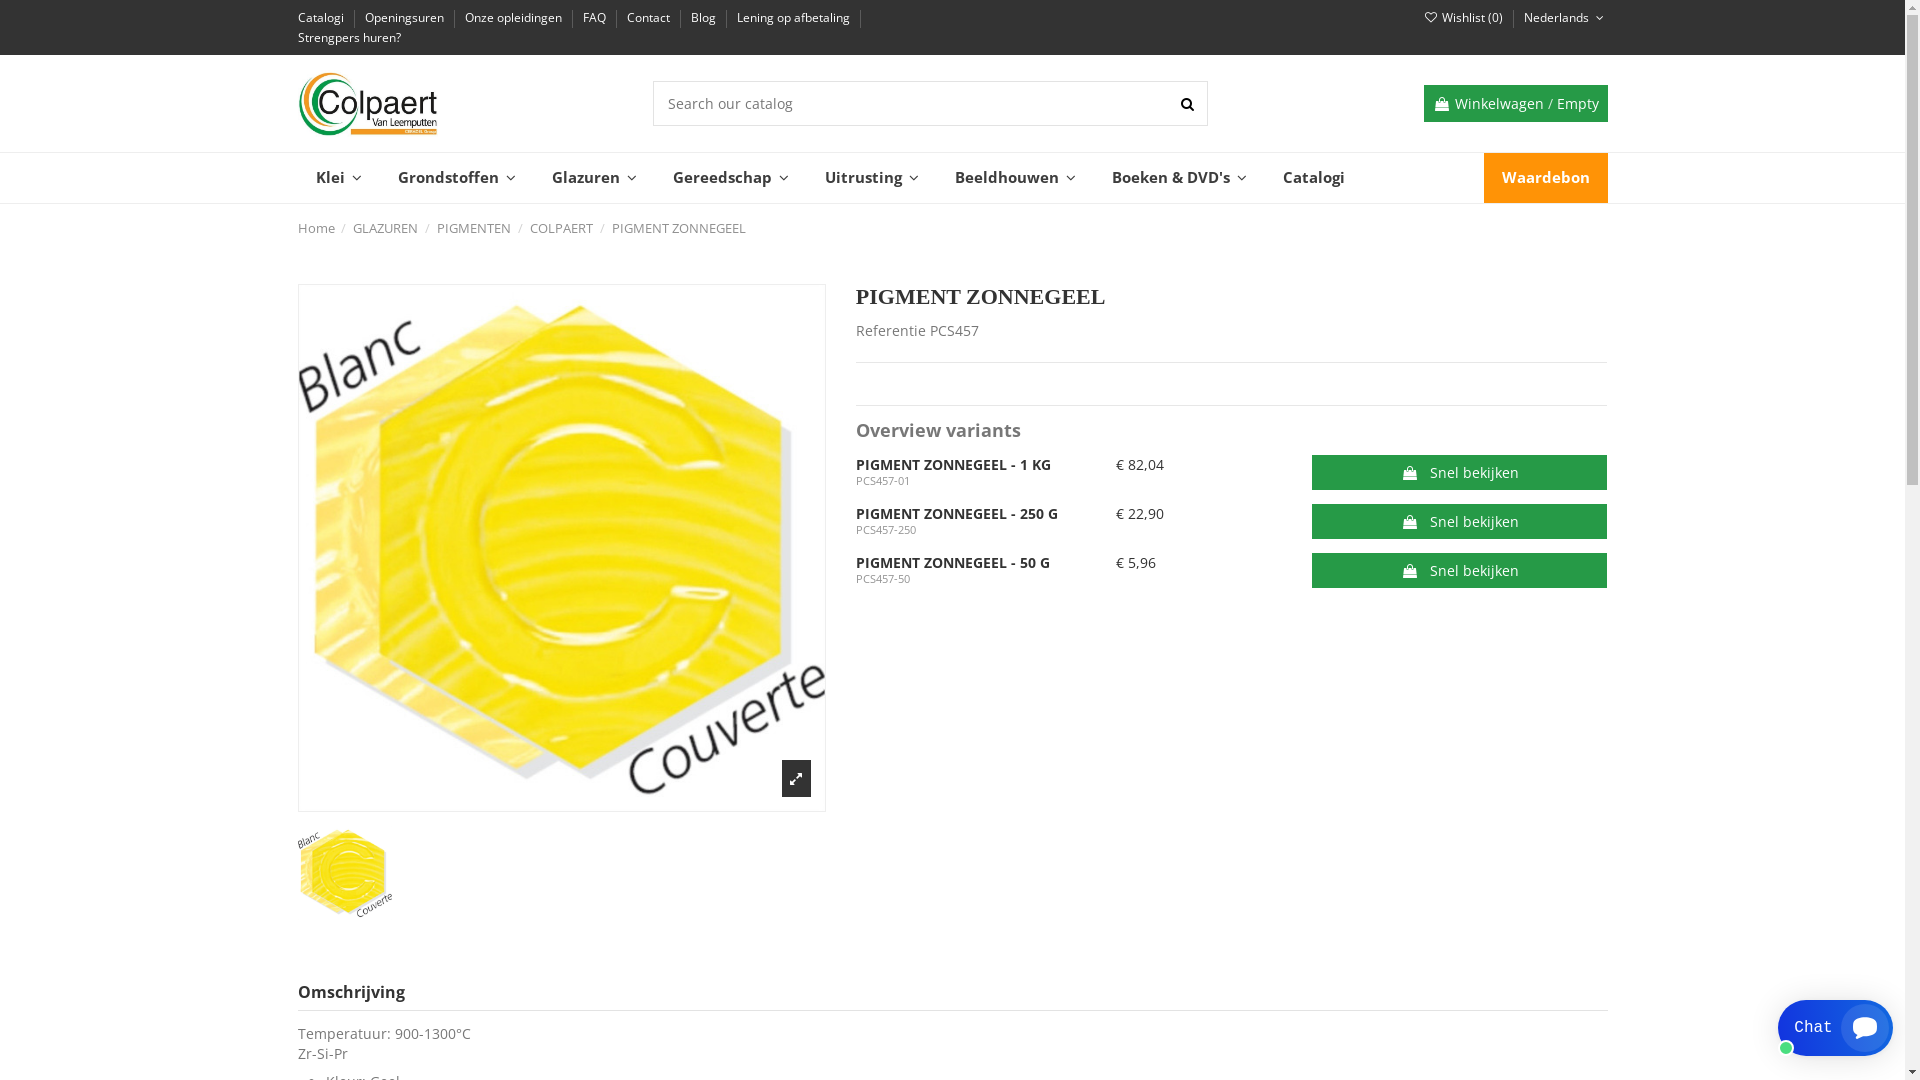 The image size is (1920, 1080). I want to click on 'Winkelwagen / Empty', so click(1516, 104).